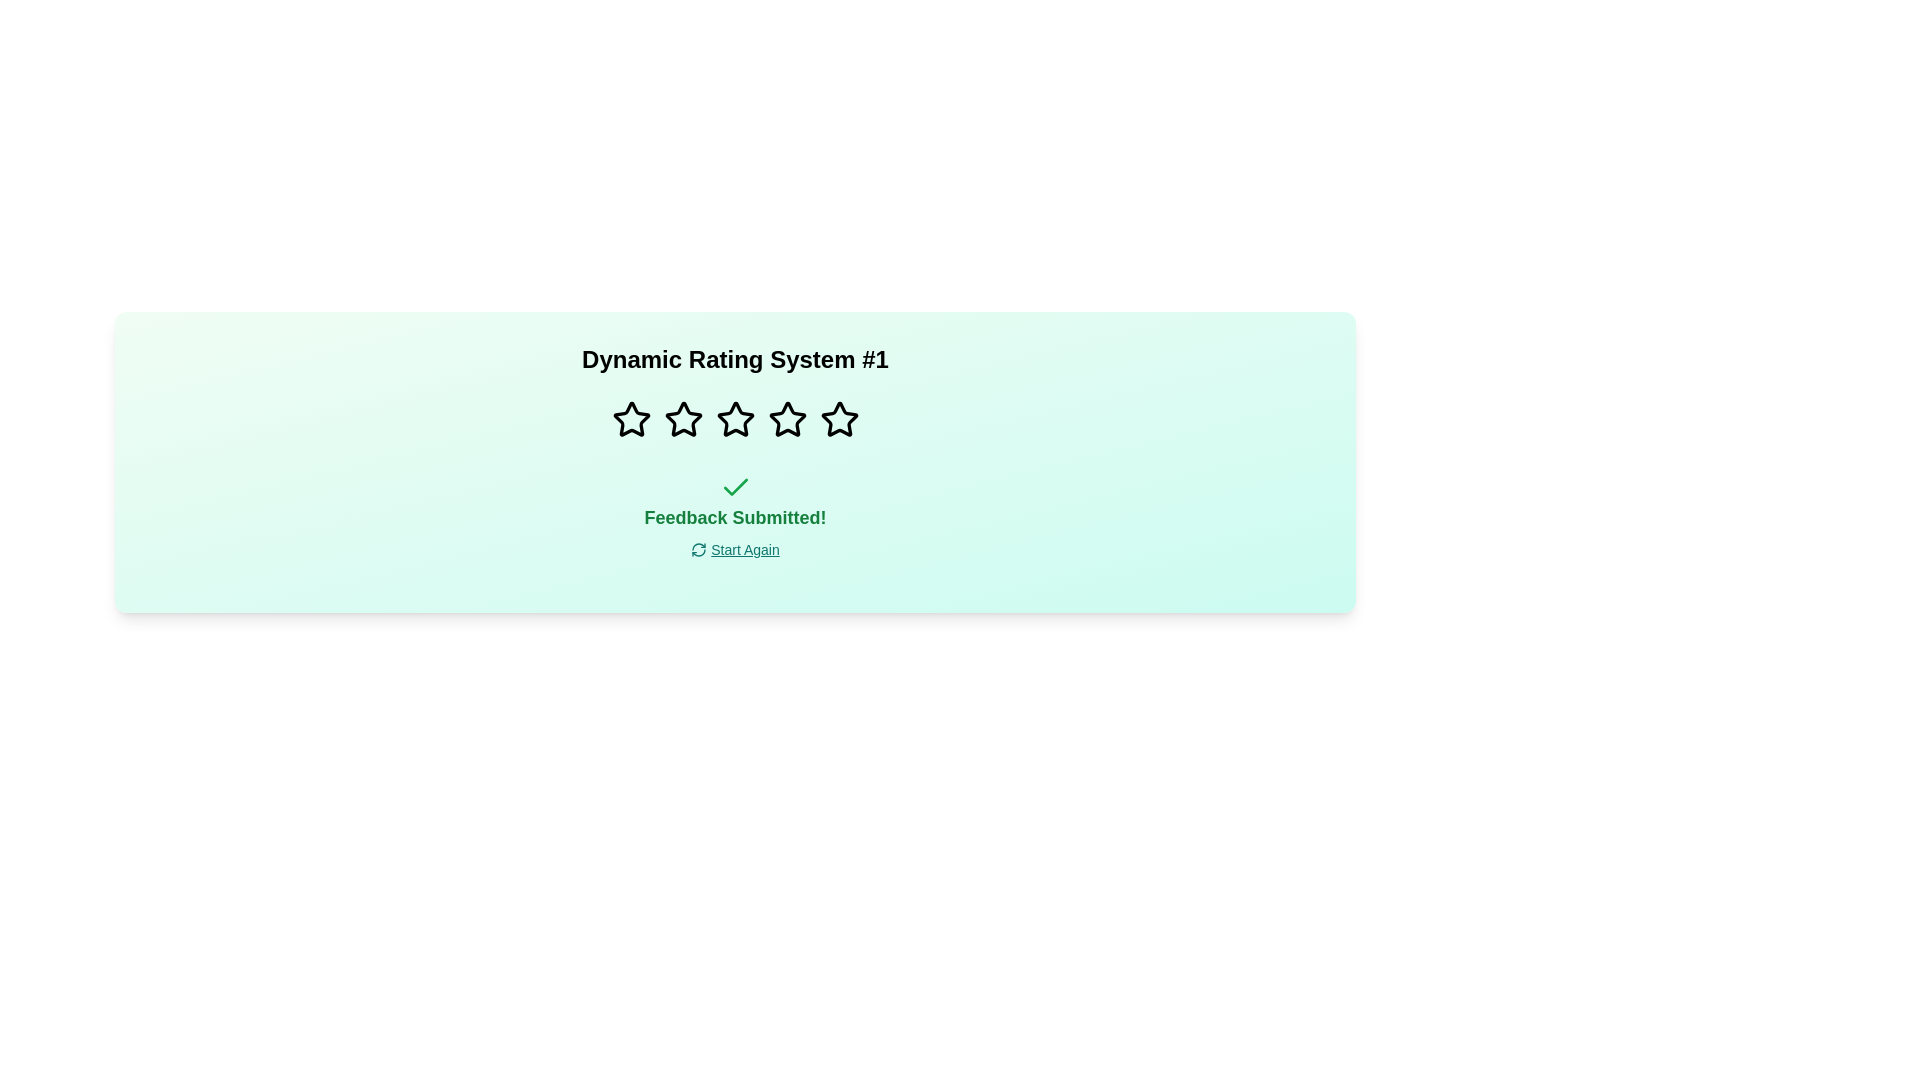 This screenshot has height=1080, width=1920. Describe the element at coordinates (734, 418) in the screenshot. I see `the third star icon in the horizontal row of rating stars to trigger the highlight effect` at that location.